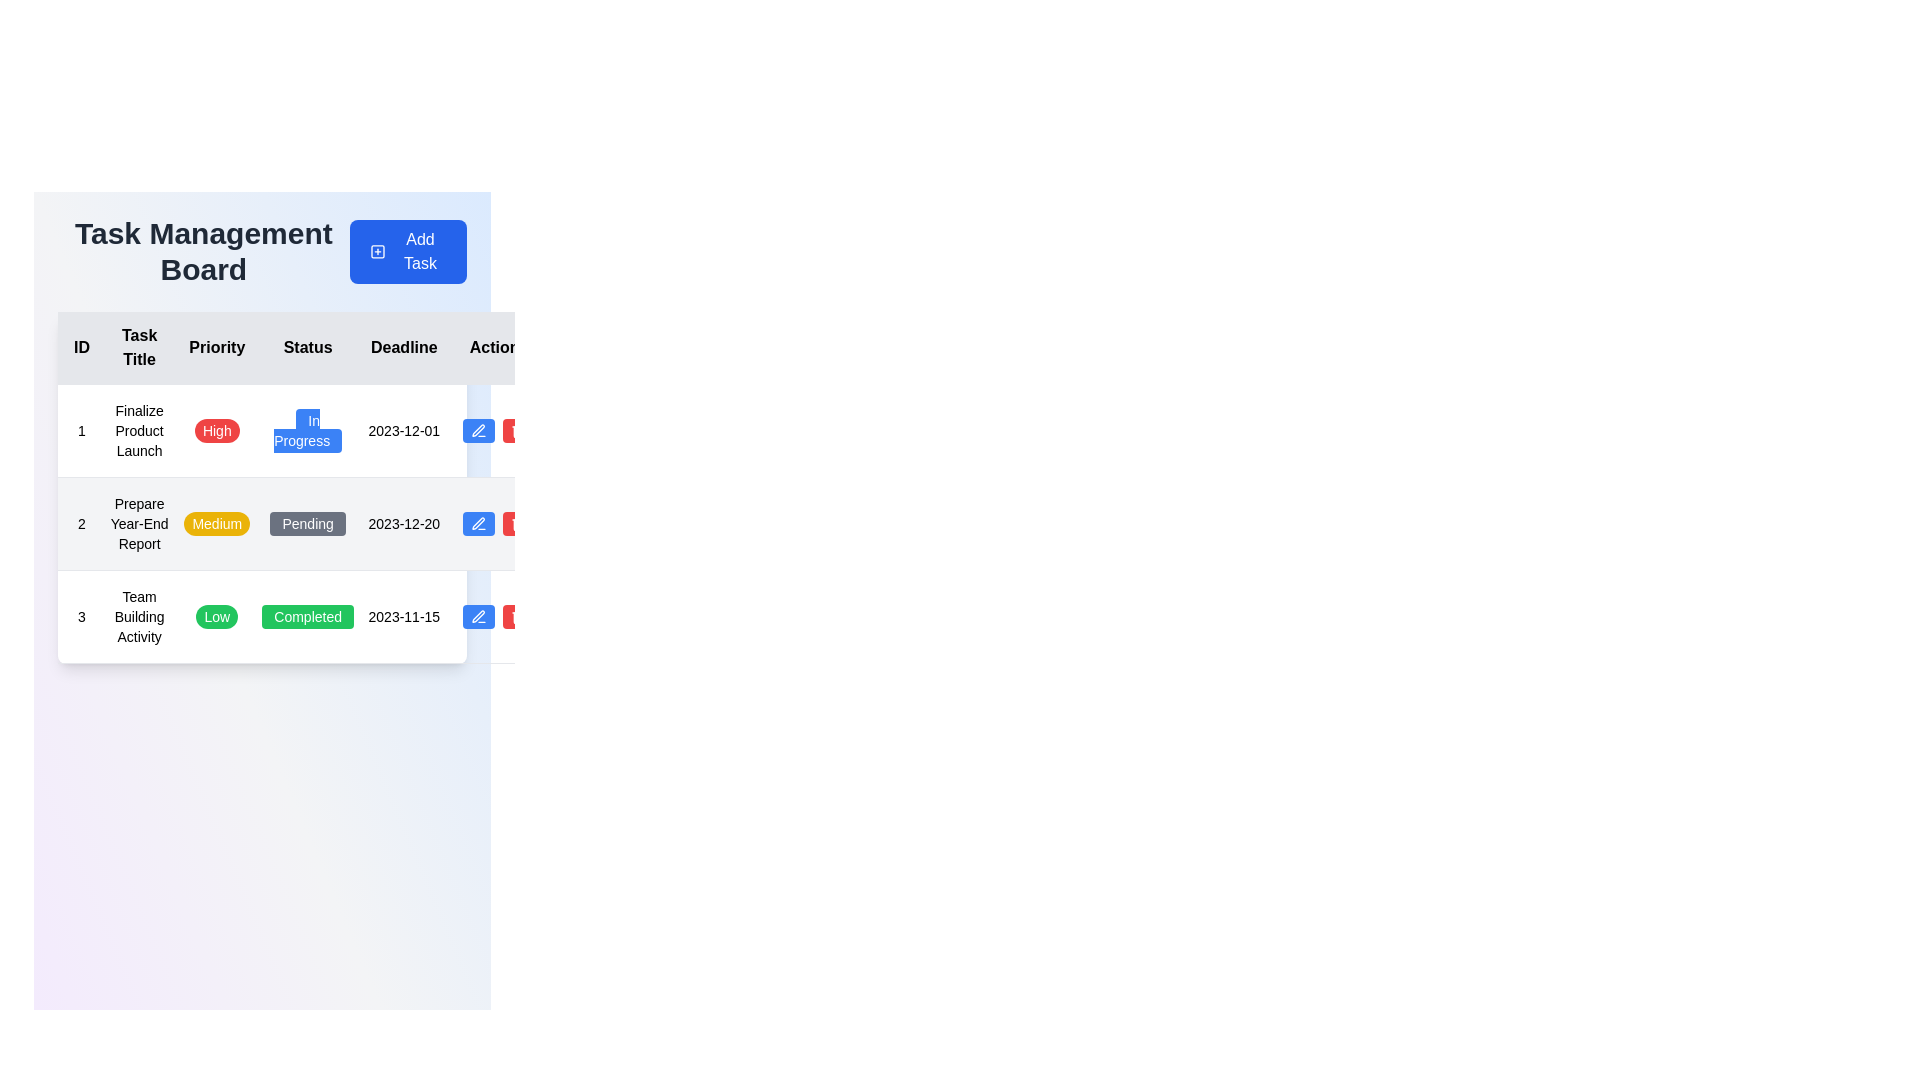  I want to click on the Separator element located in the 'Action' column under the task 'Finalize Product Launch', positioned between the blue edit button and the red delete button, so click(499, 430).